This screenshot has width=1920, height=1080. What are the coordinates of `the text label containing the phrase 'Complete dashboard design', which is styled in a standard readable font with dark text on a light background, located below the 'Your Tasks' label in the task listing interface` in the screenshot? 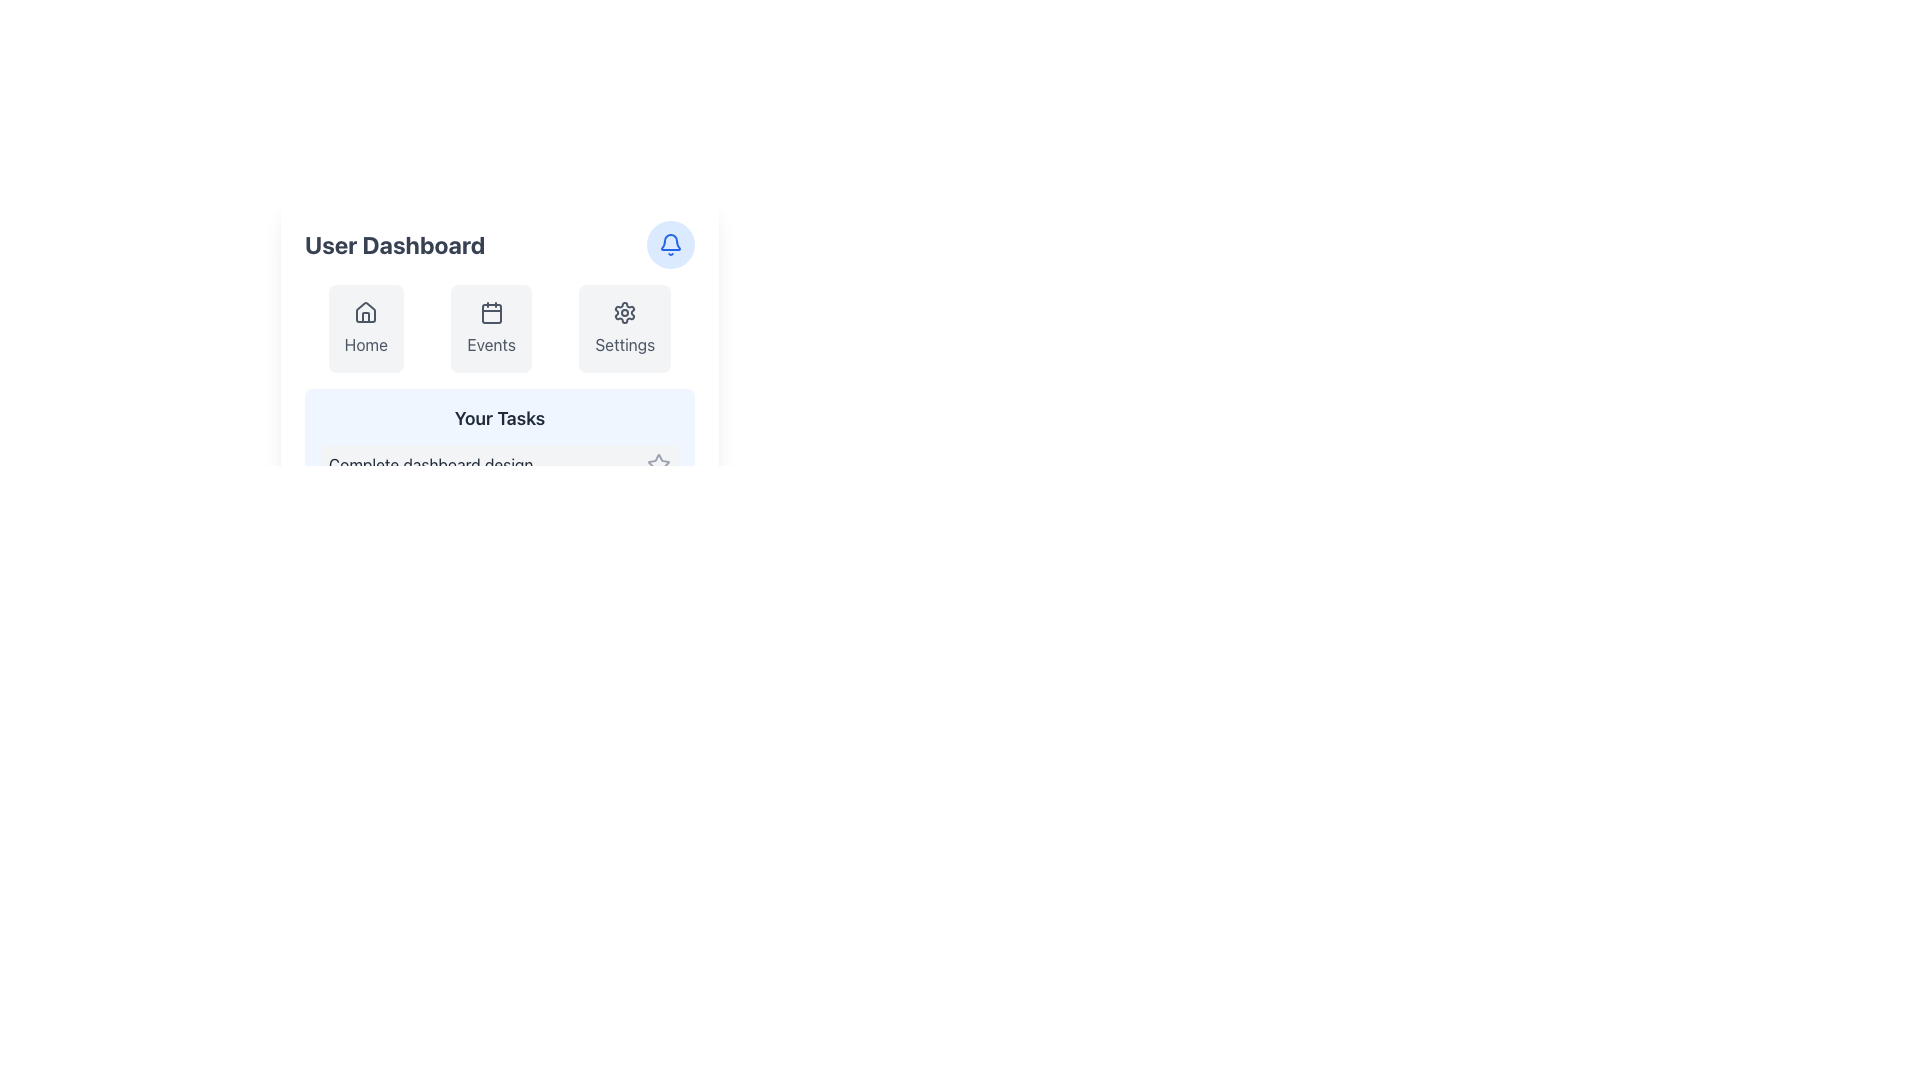 It's located at (430, 465).